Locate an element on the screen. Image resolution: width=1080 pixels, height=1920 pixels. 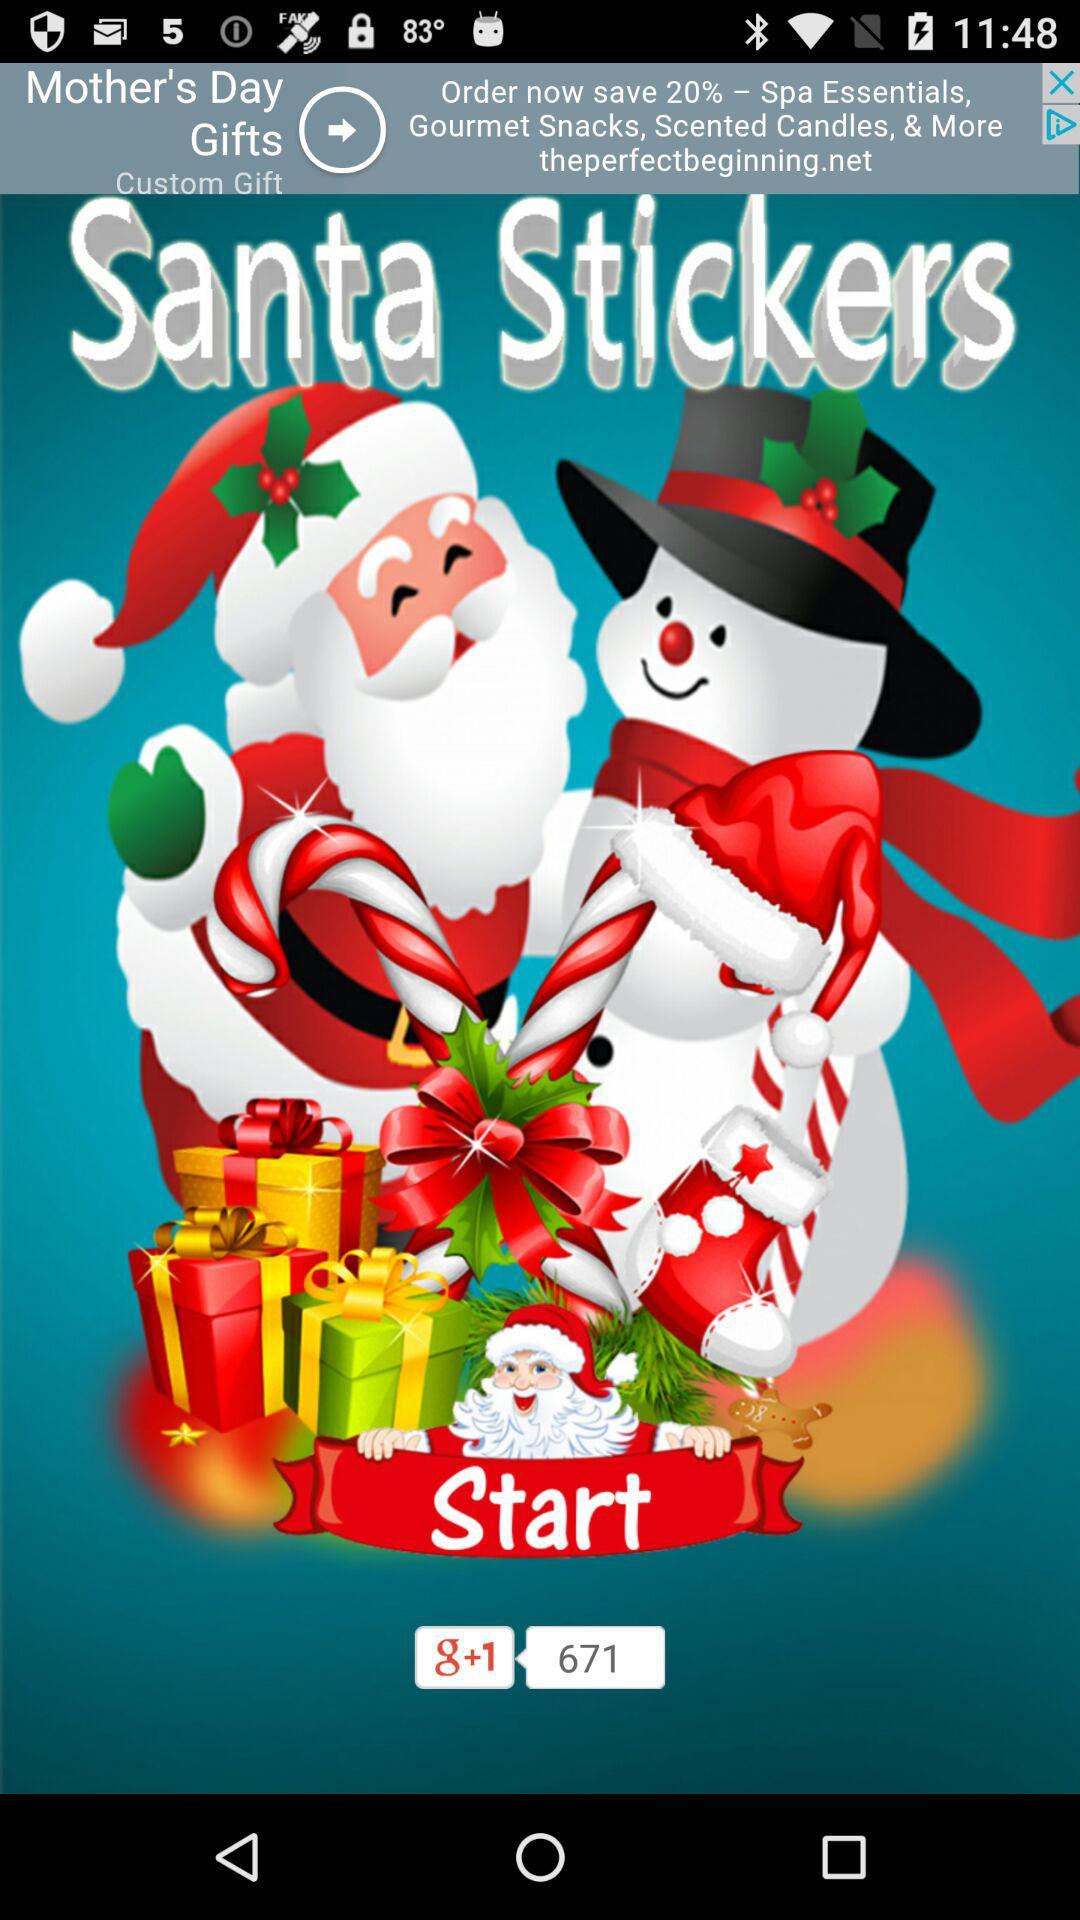
advertisement area is located at coordinates (540, 127).